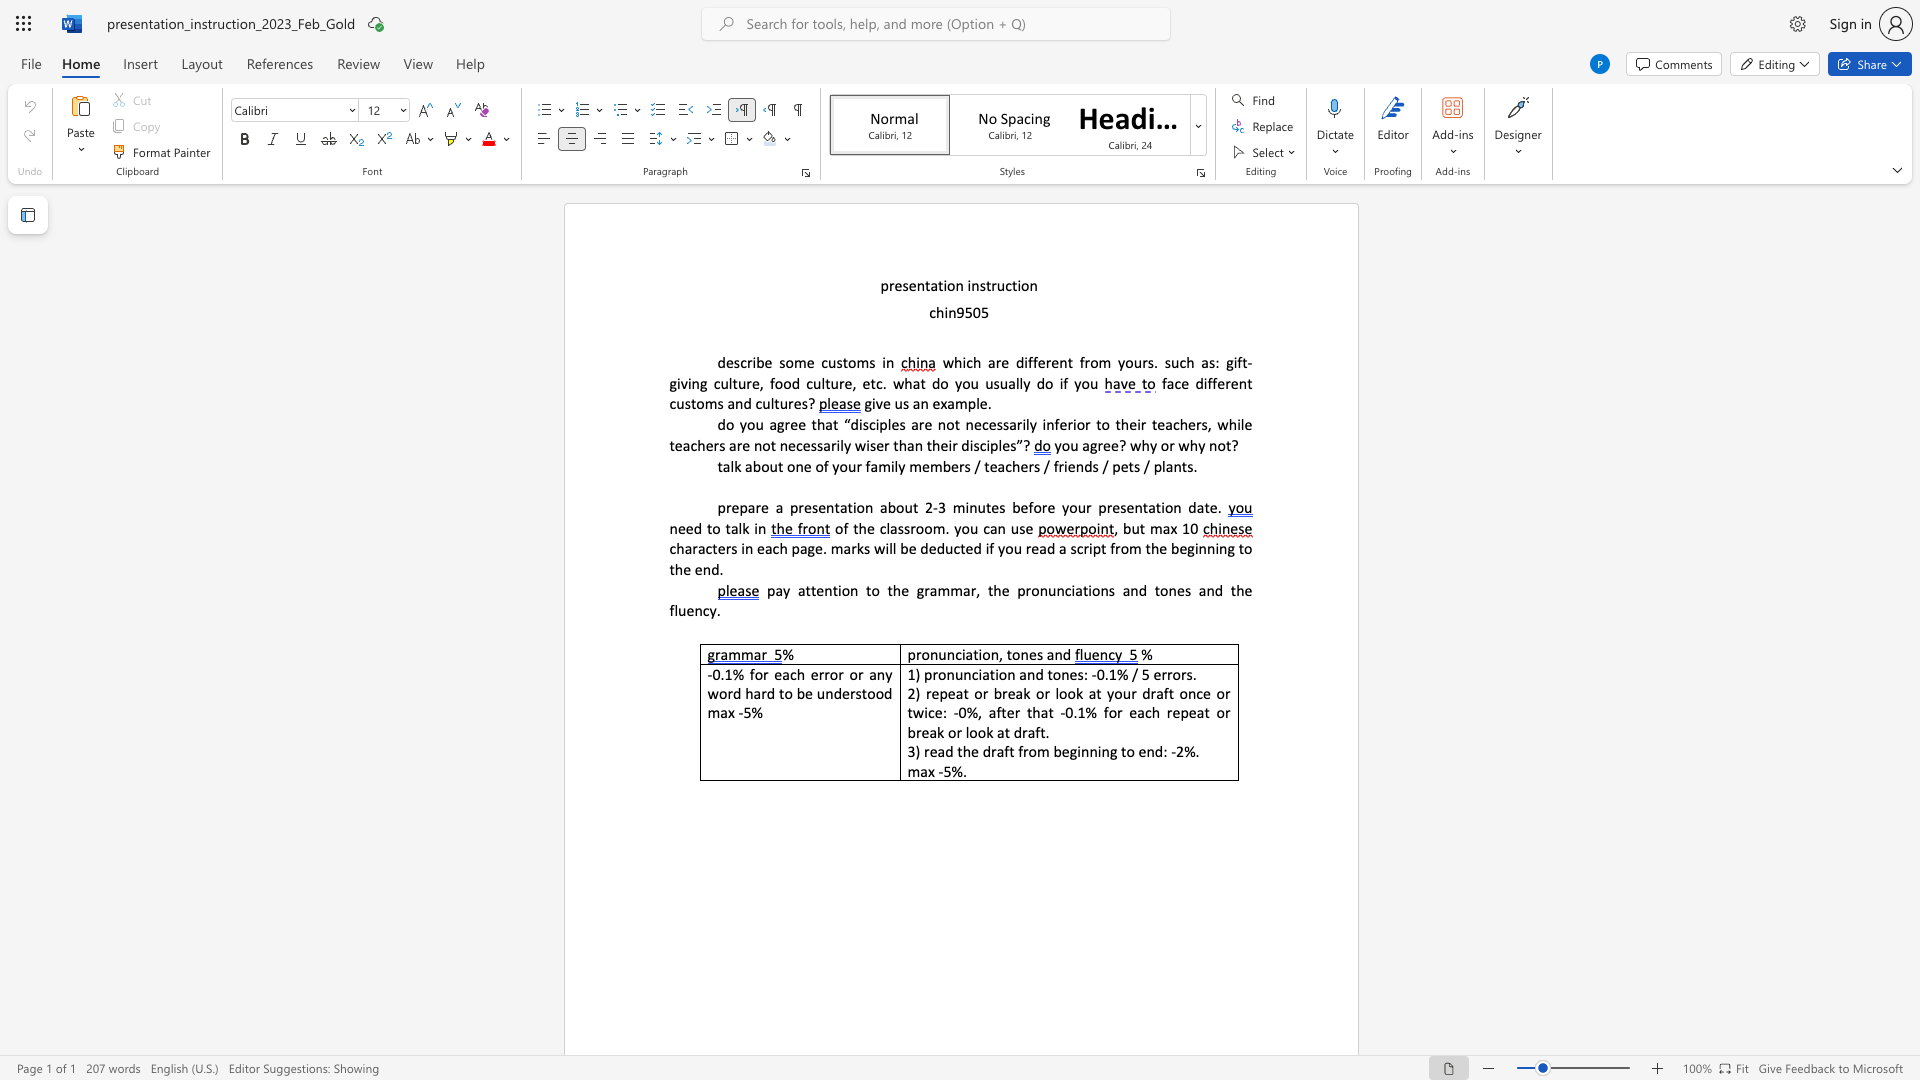  Describe the element at coordinates (883, 692) in the screenshot. I see `the subset text "d m" within the text "-0.1% for each error or any word hard to be understood max -5%"` at that location.